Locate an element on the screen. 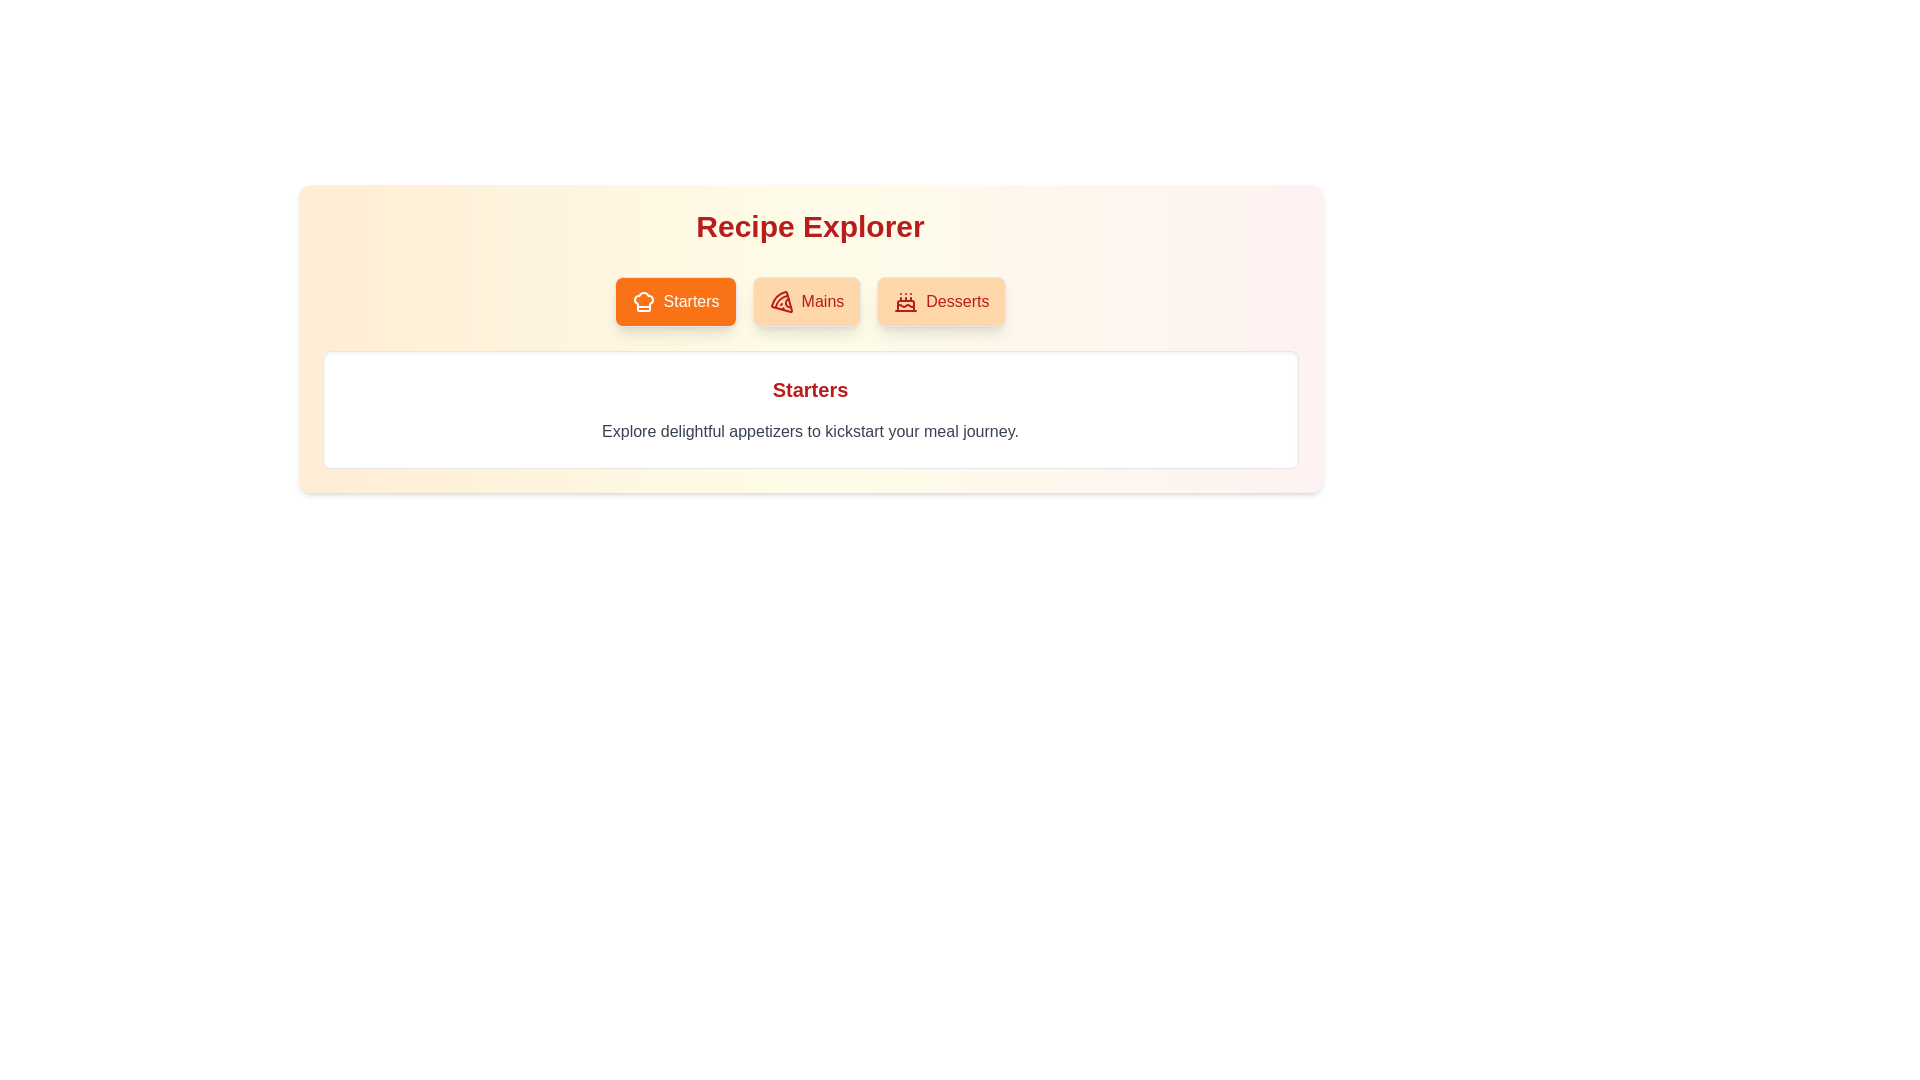 Image resolution: width=1920 pixels, height=1080 pixels. the Desserts tab by clicking on its button is located at coordinates (939, 301).